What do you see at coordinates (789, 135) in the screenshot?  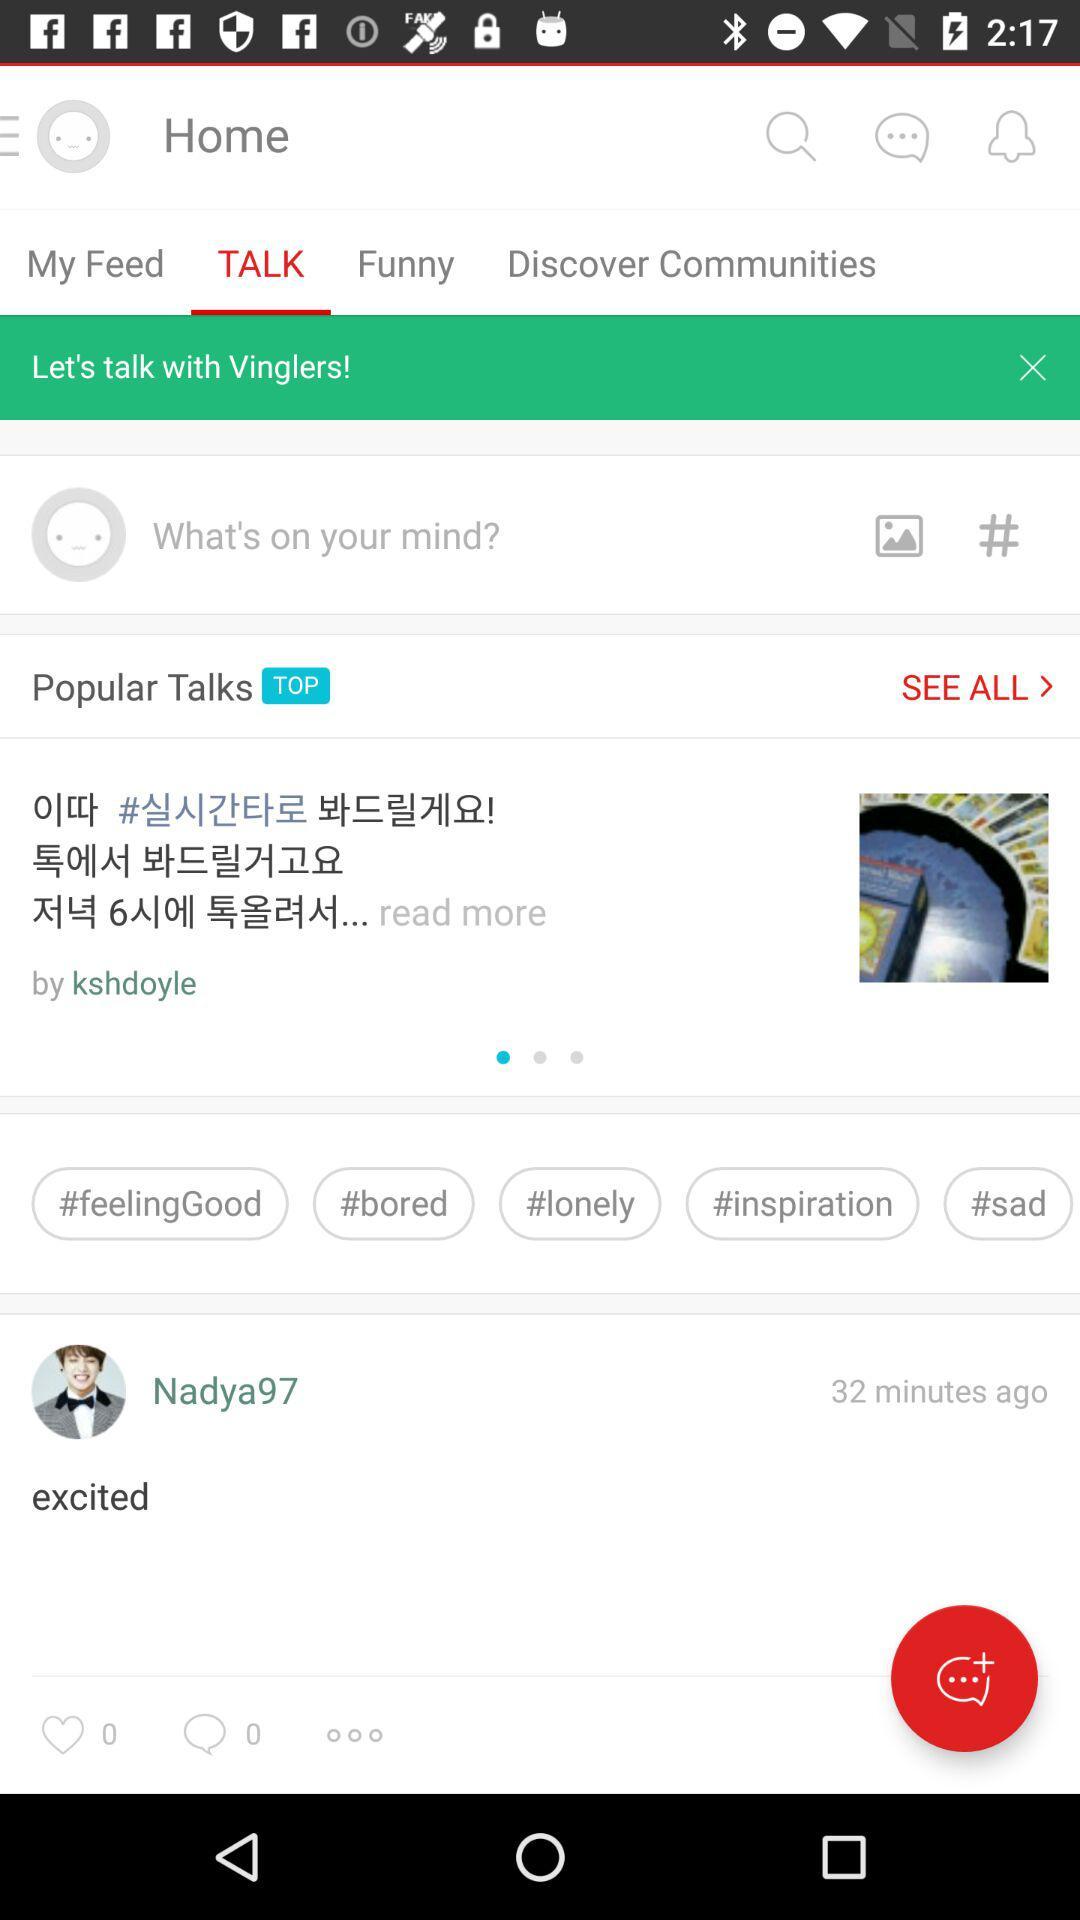 I see `search here` at bounding box center [789, 135].